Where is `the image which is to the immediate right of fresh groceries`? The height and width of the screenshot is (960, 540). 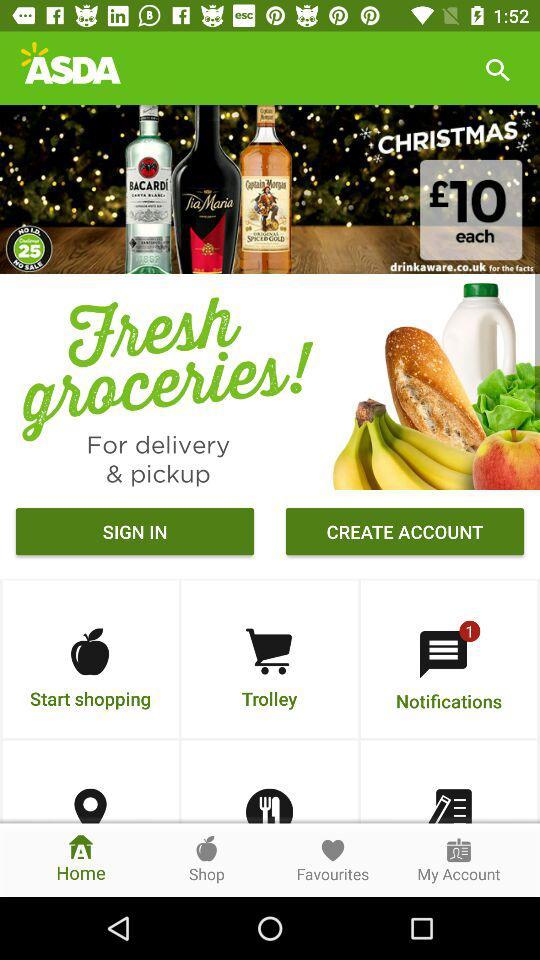
the image which is to the immediate right of fresh groceries is located at coordinates (431, 380).